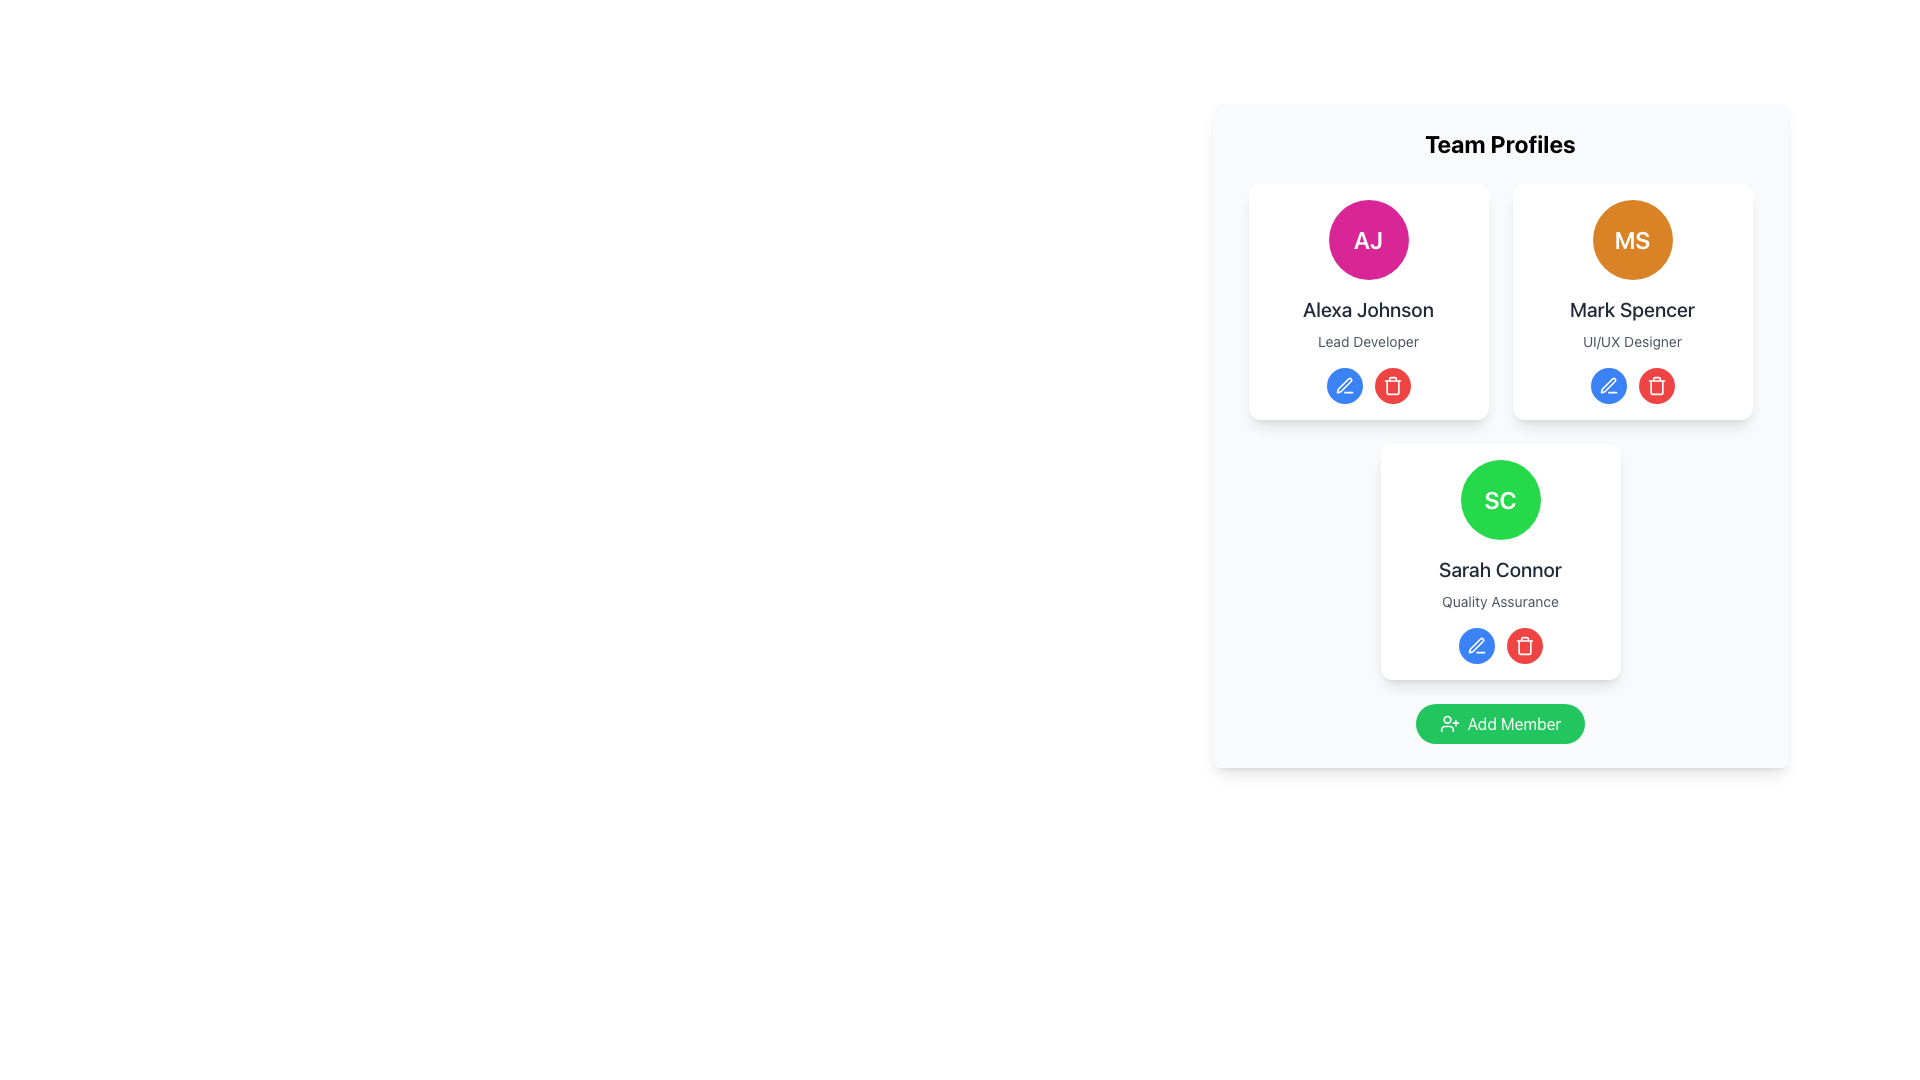 The image size is (1920, 1080). I want to click on the blue edit button with a white pen icon located in the button group within Sarah Connor's profile card to modify the profile, so click(1500, 645).